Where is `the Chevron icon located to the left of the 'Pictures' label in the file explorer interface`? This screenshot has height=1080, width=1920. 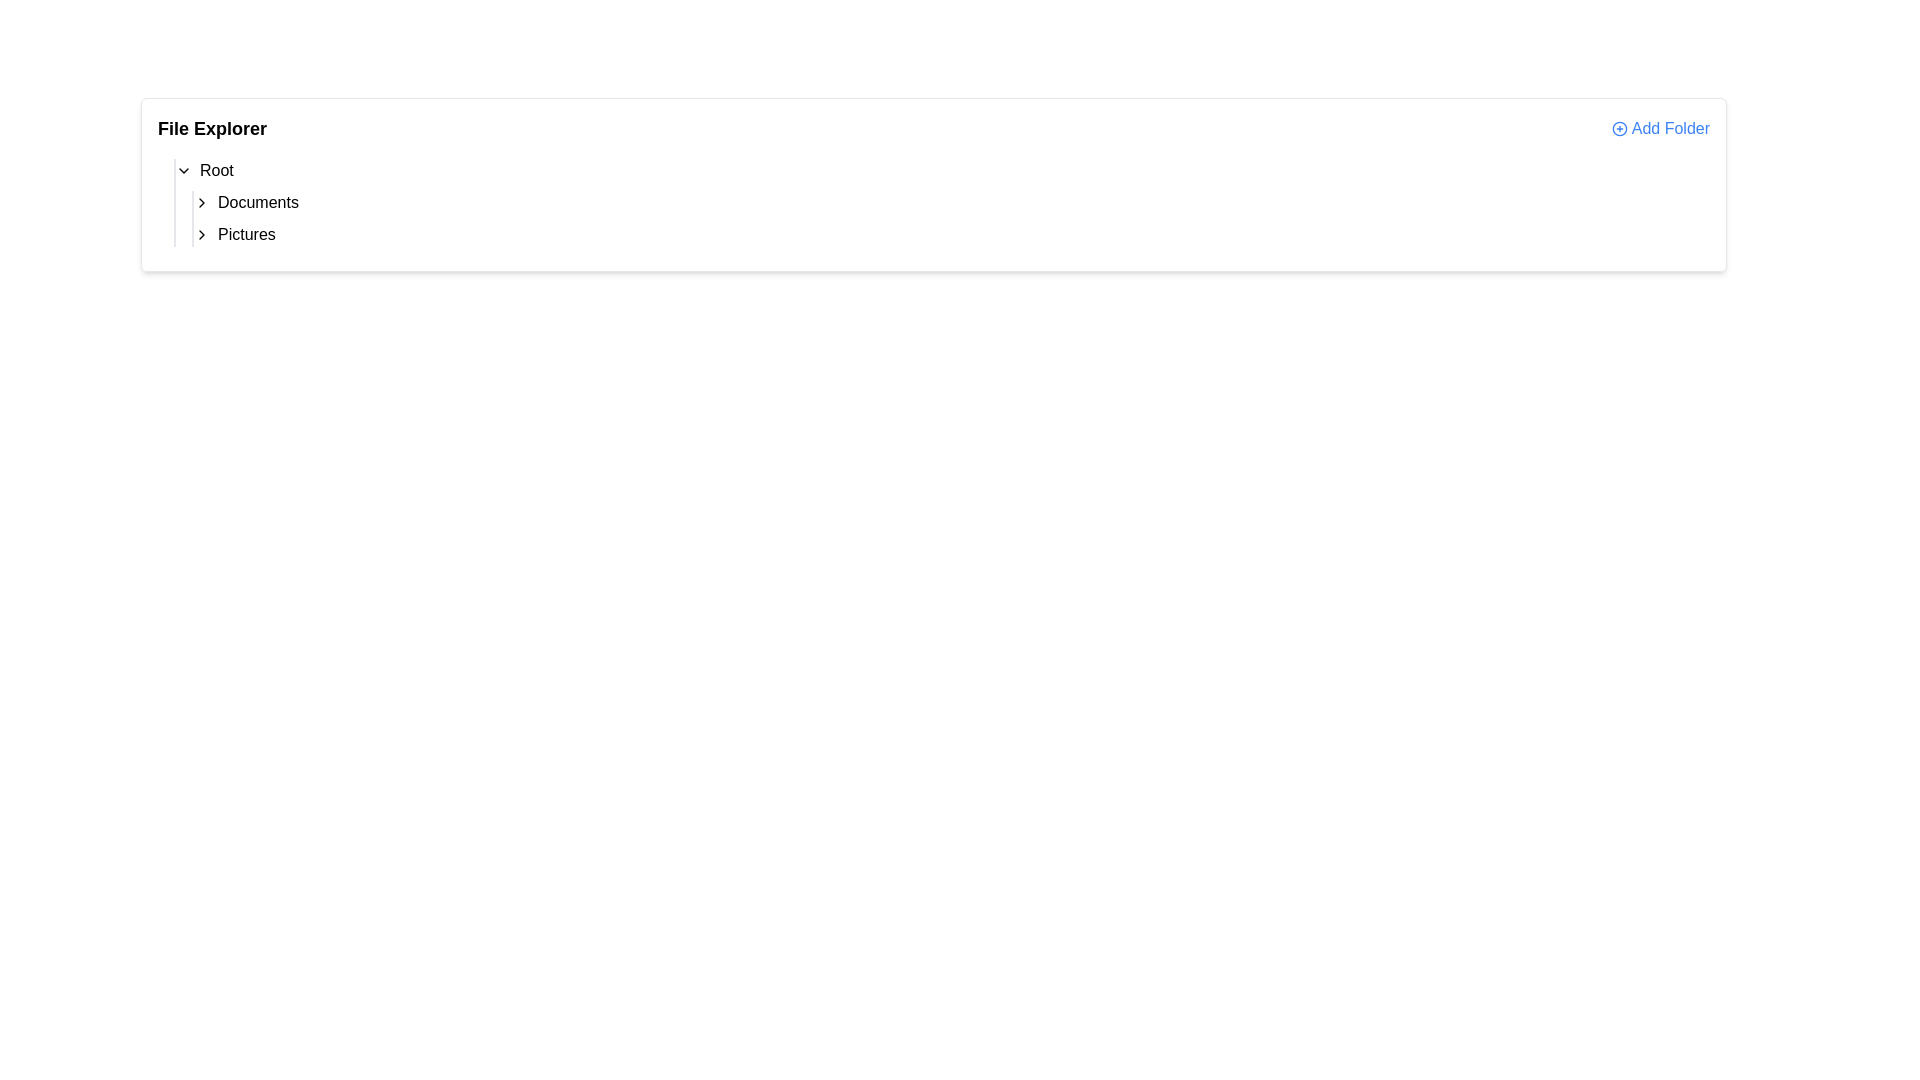
the Chevron icon located to the left of the 'Pictures' label in the file explorer interface is located at coordinates (201, 234).